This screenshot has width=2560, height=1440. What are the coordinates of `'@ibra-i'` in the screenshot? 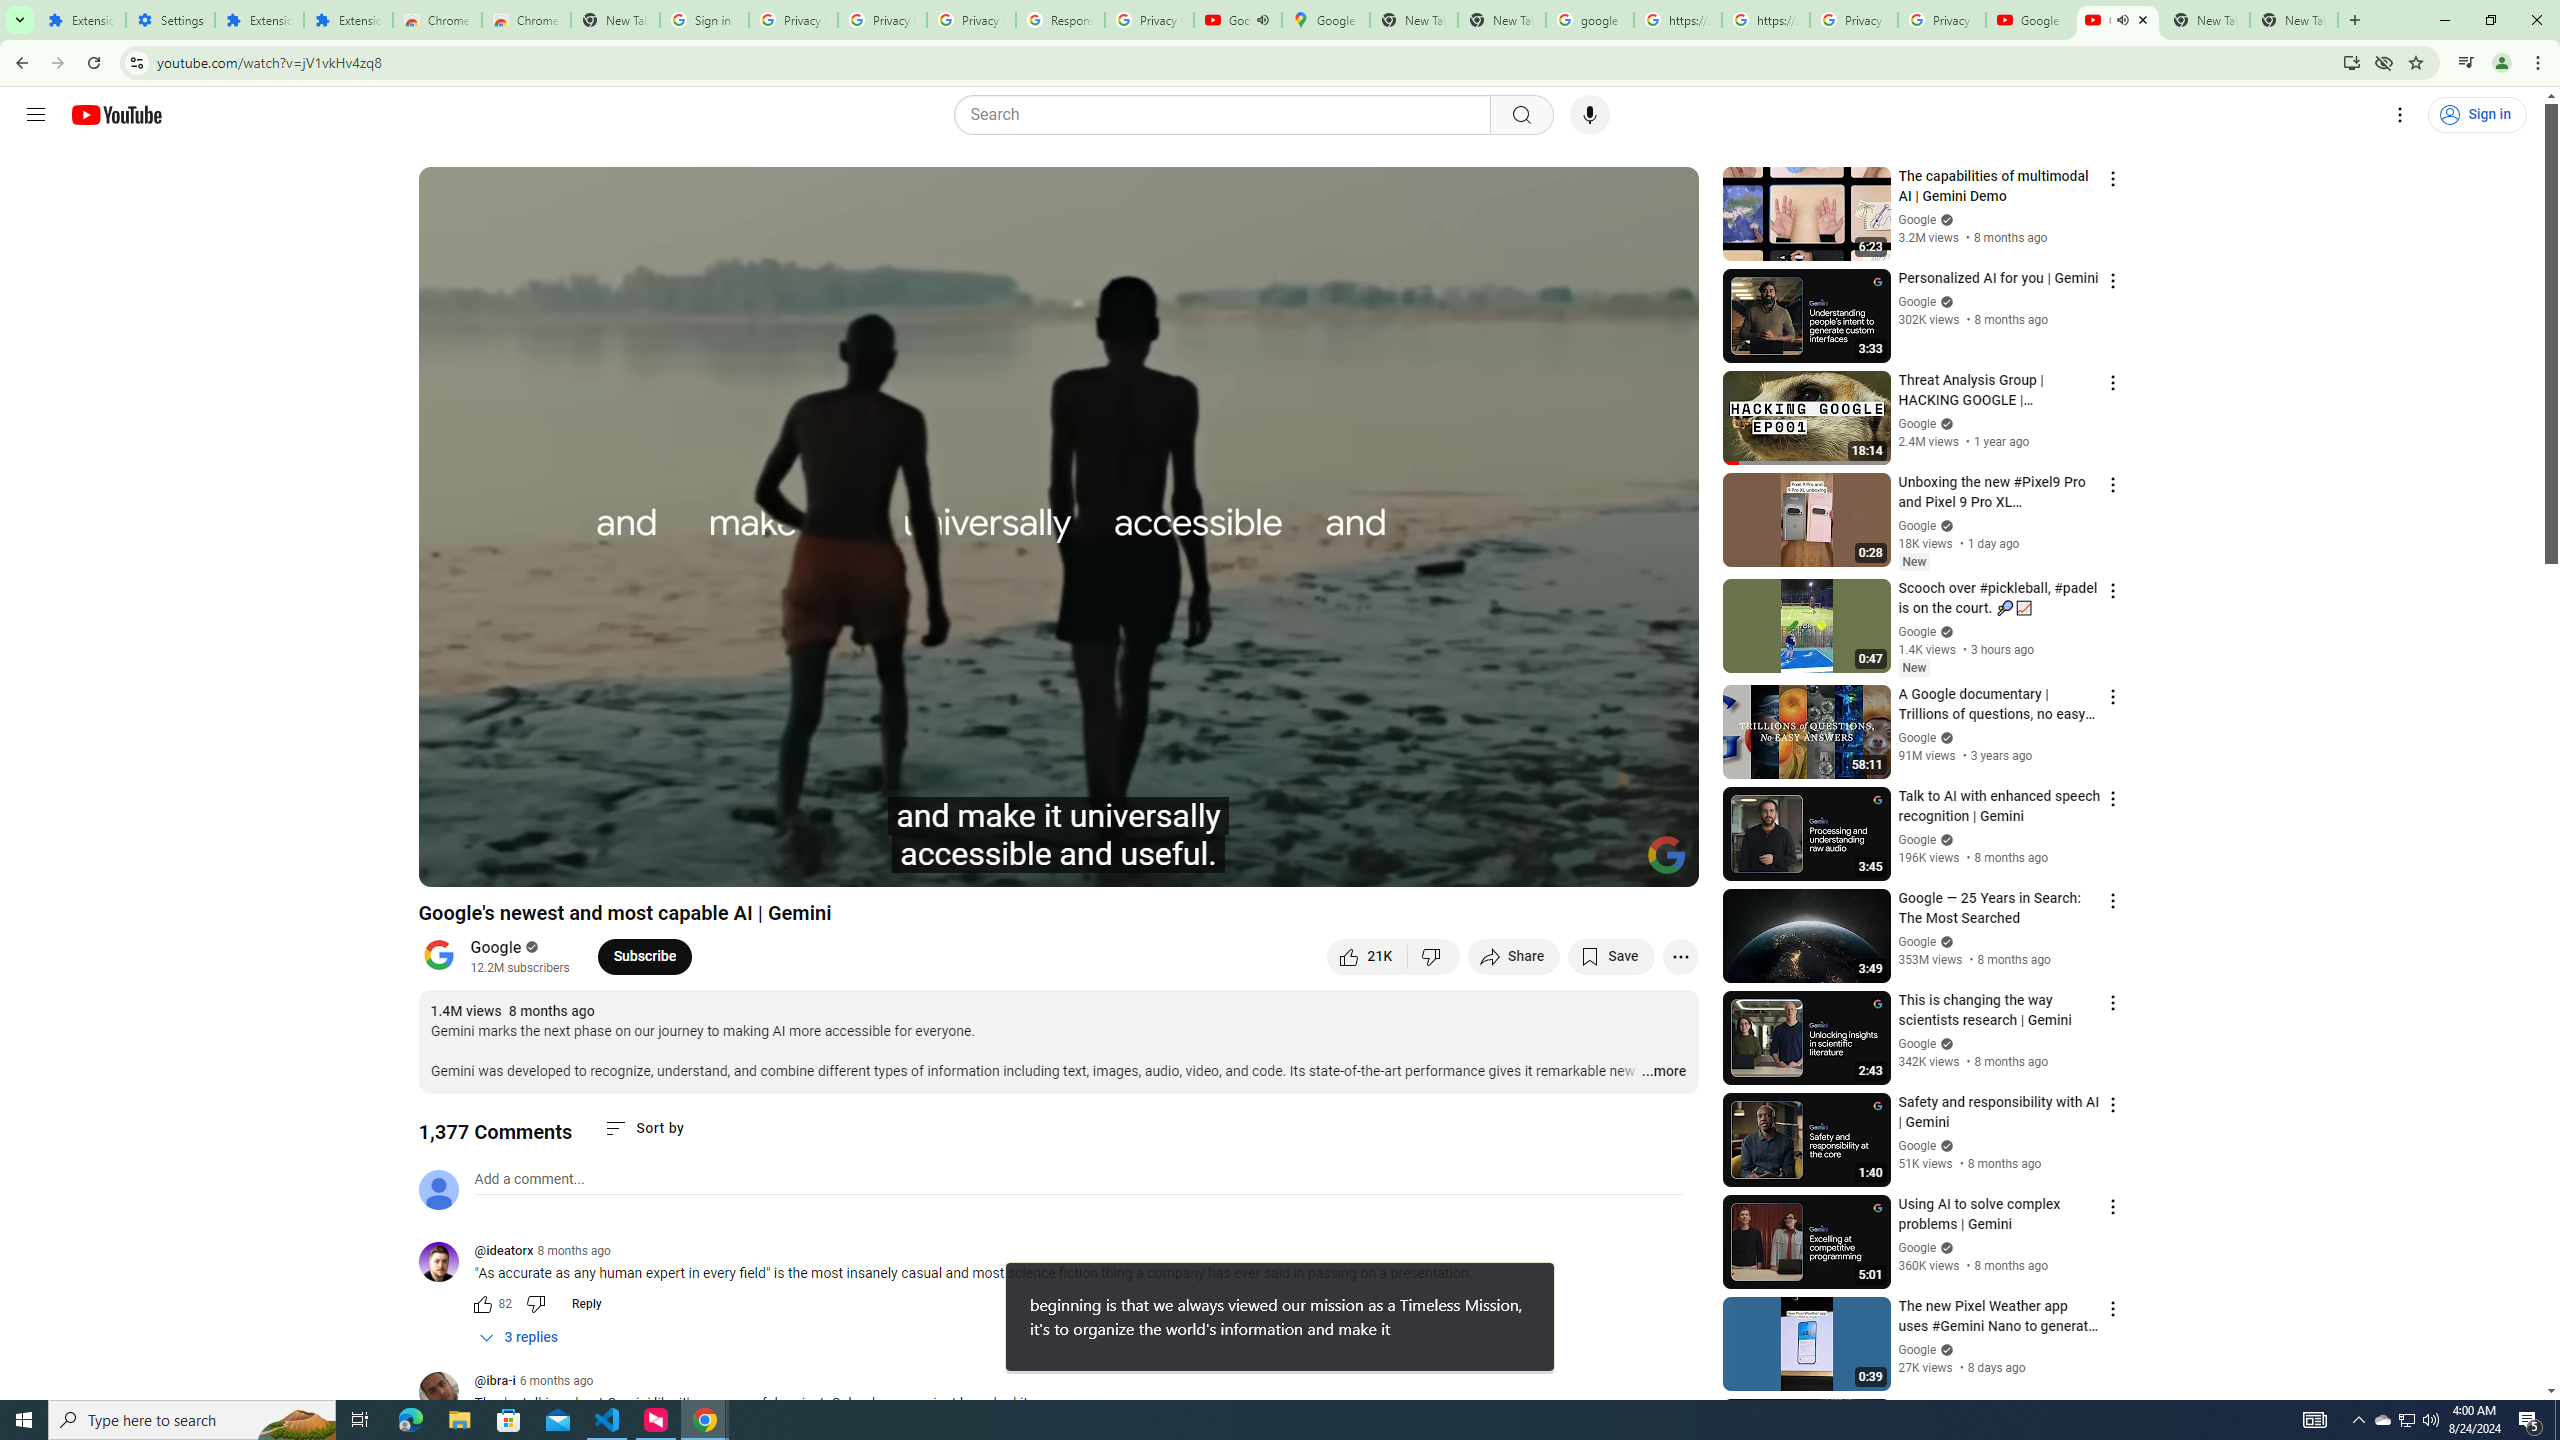 It's located at (494, 1382).